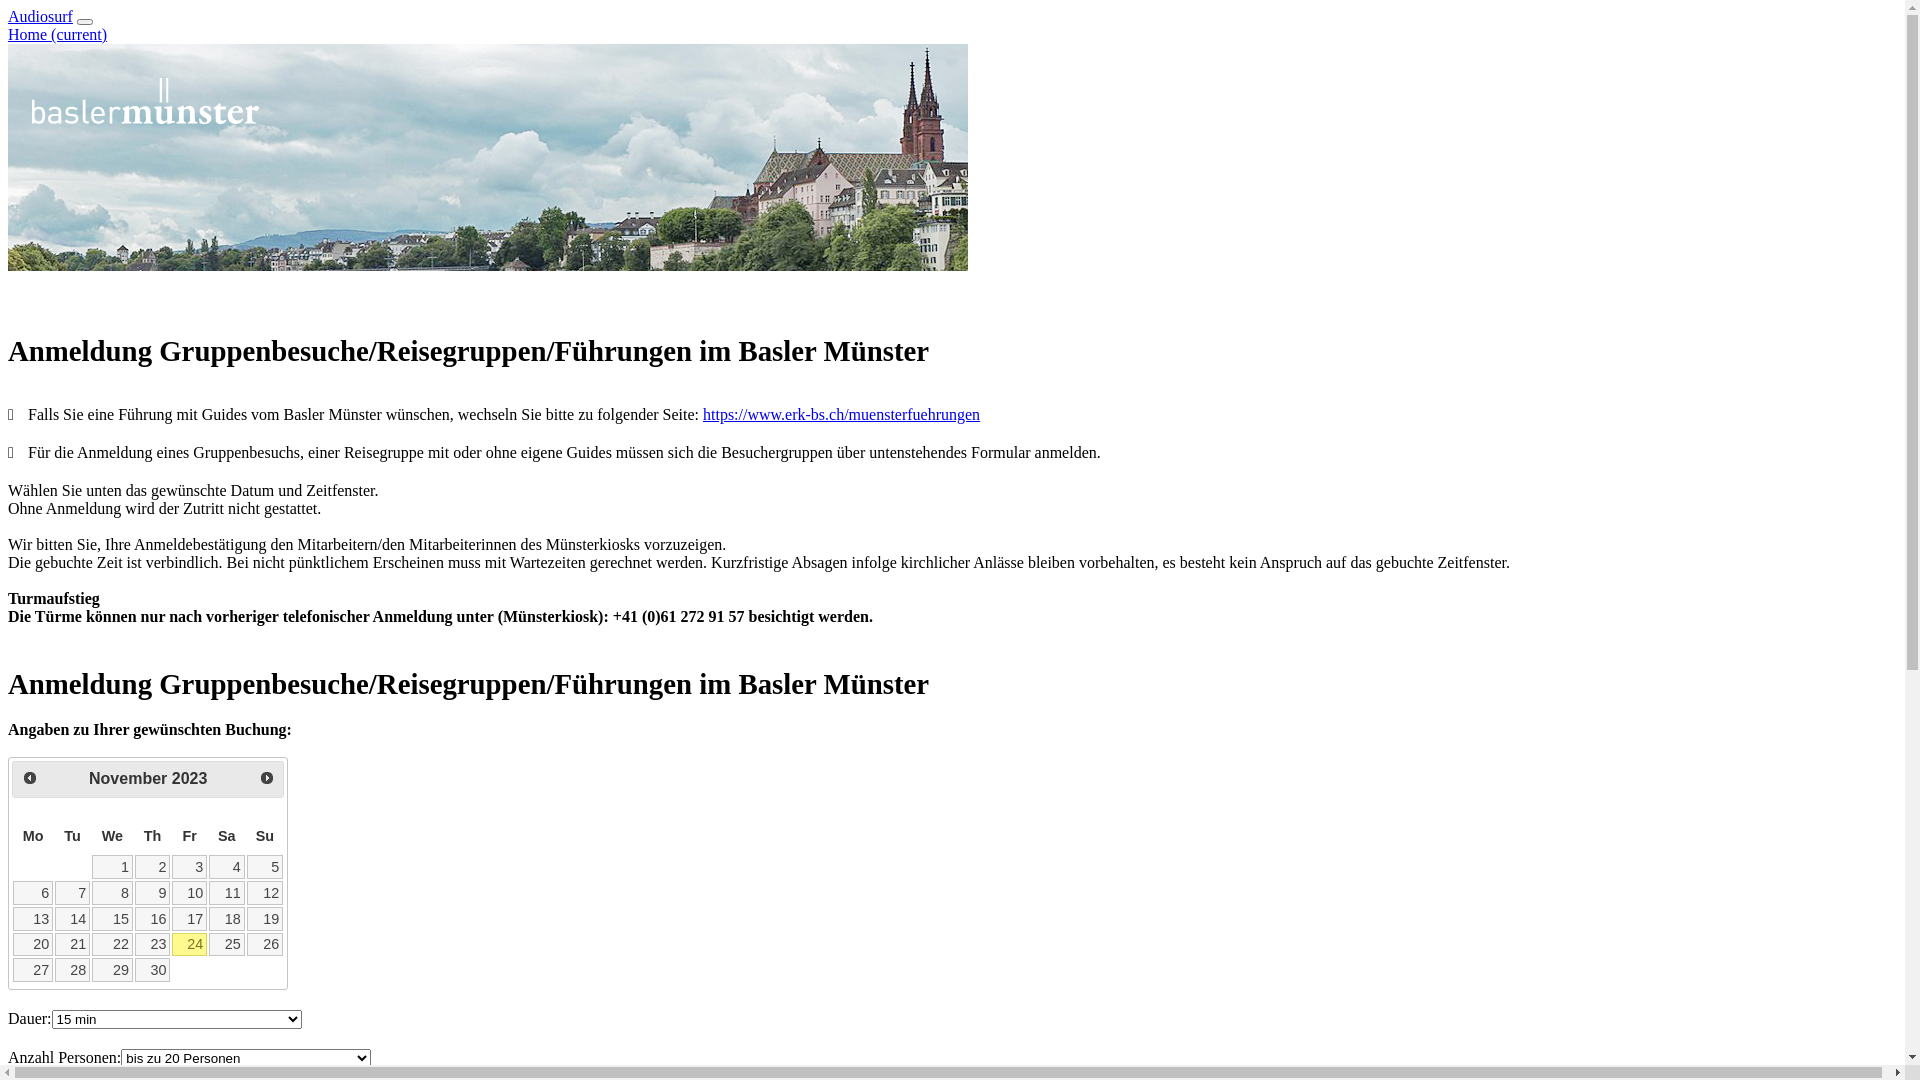  What do you see at coordinates (151, 945) in the screenshot?
I see `'23'` at bounding box center [151, 945].